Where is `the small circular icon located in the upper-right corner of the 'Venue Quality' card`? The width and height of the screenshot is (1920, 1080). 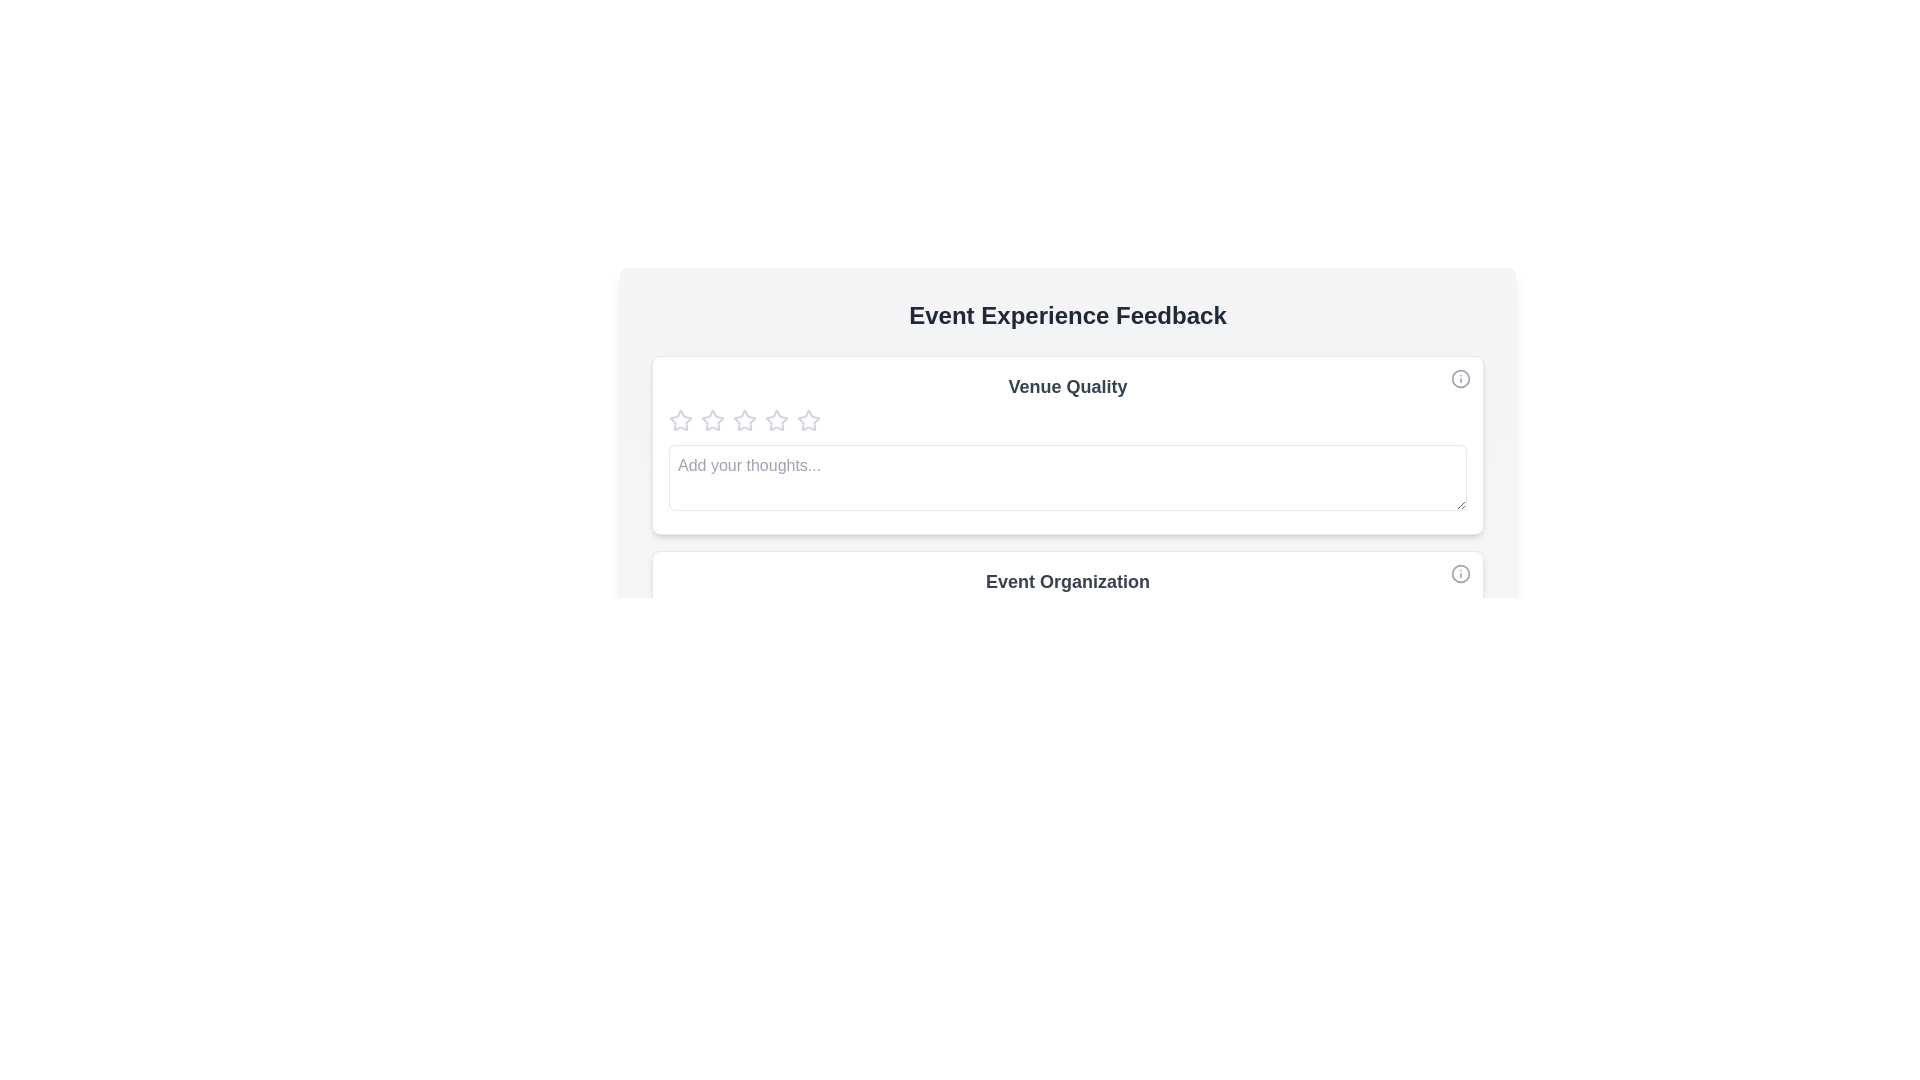 the small circular icon located in the upper-right corner of the 'Venue Quality' card is located at coordinates (1460, 378).